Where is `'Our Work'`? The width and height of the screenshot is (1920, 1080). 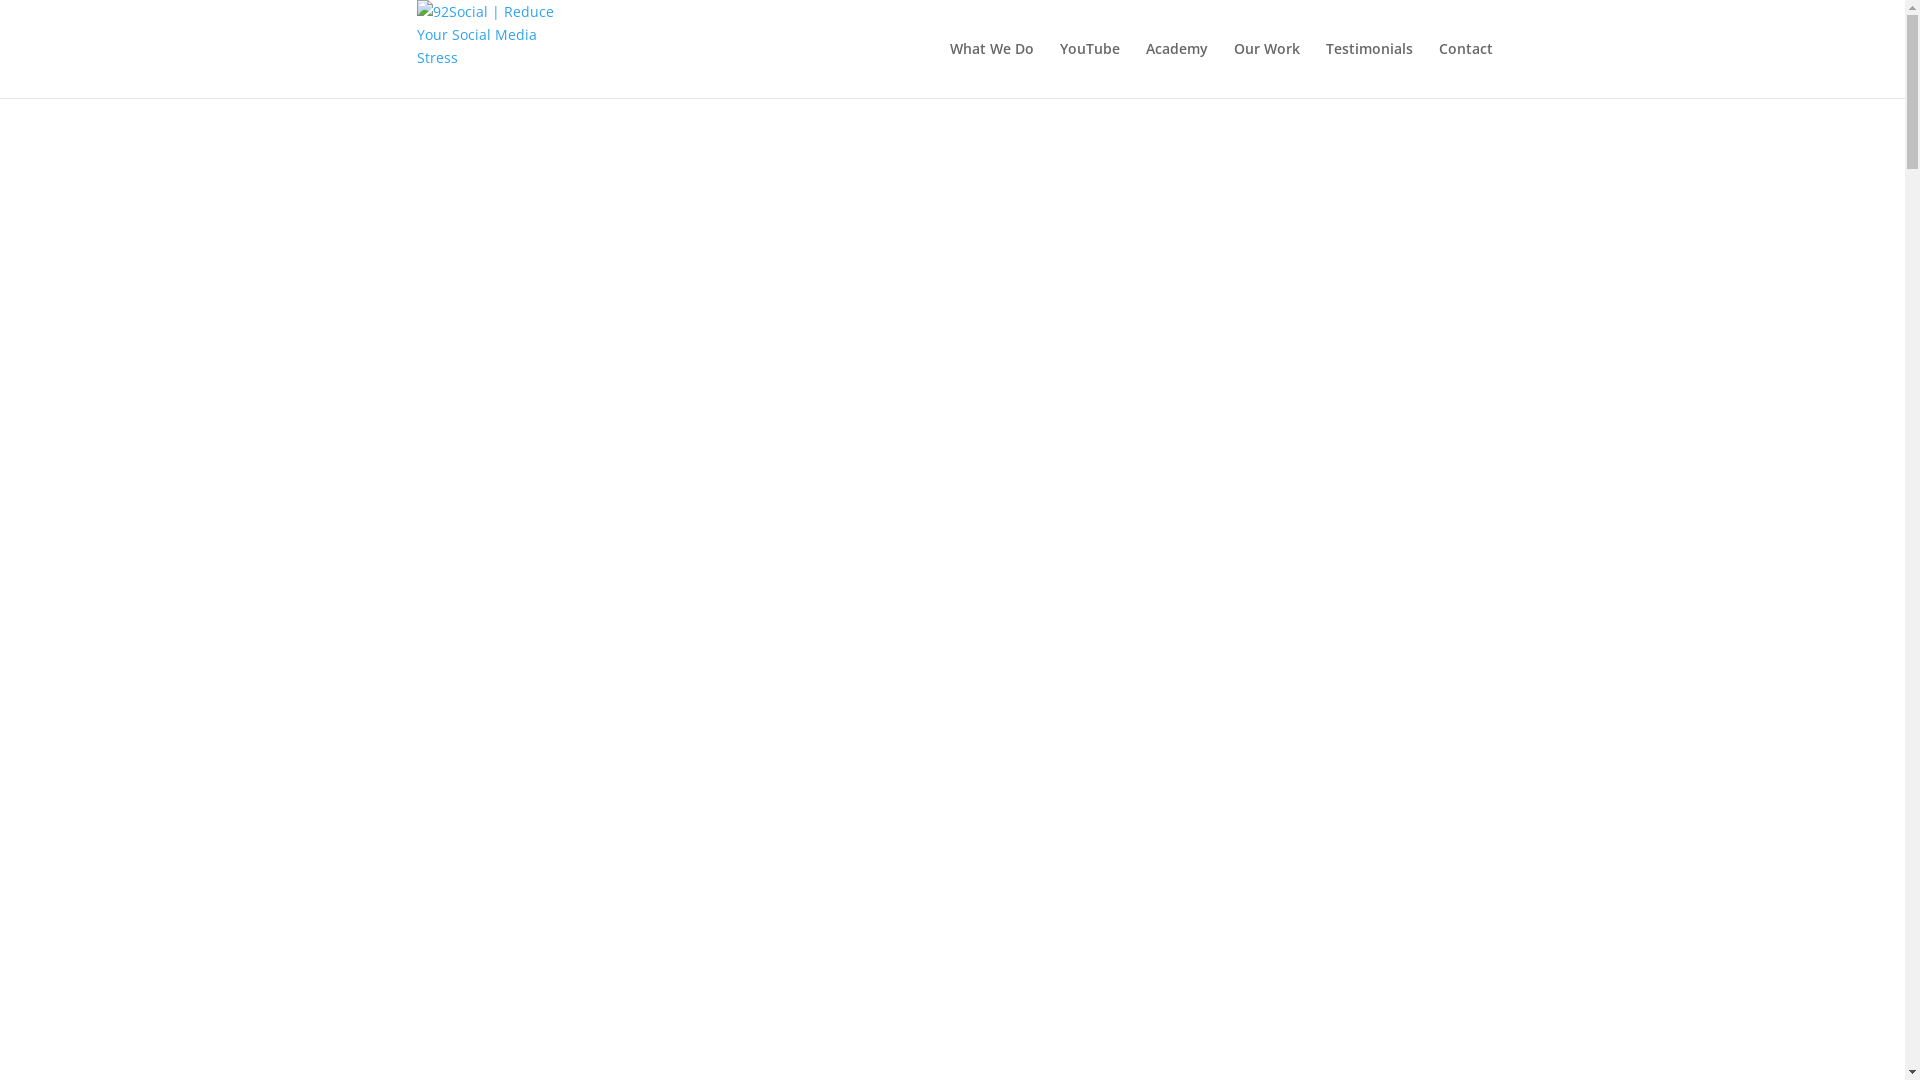 'Our Work' is located at coordinates (1266, 68).